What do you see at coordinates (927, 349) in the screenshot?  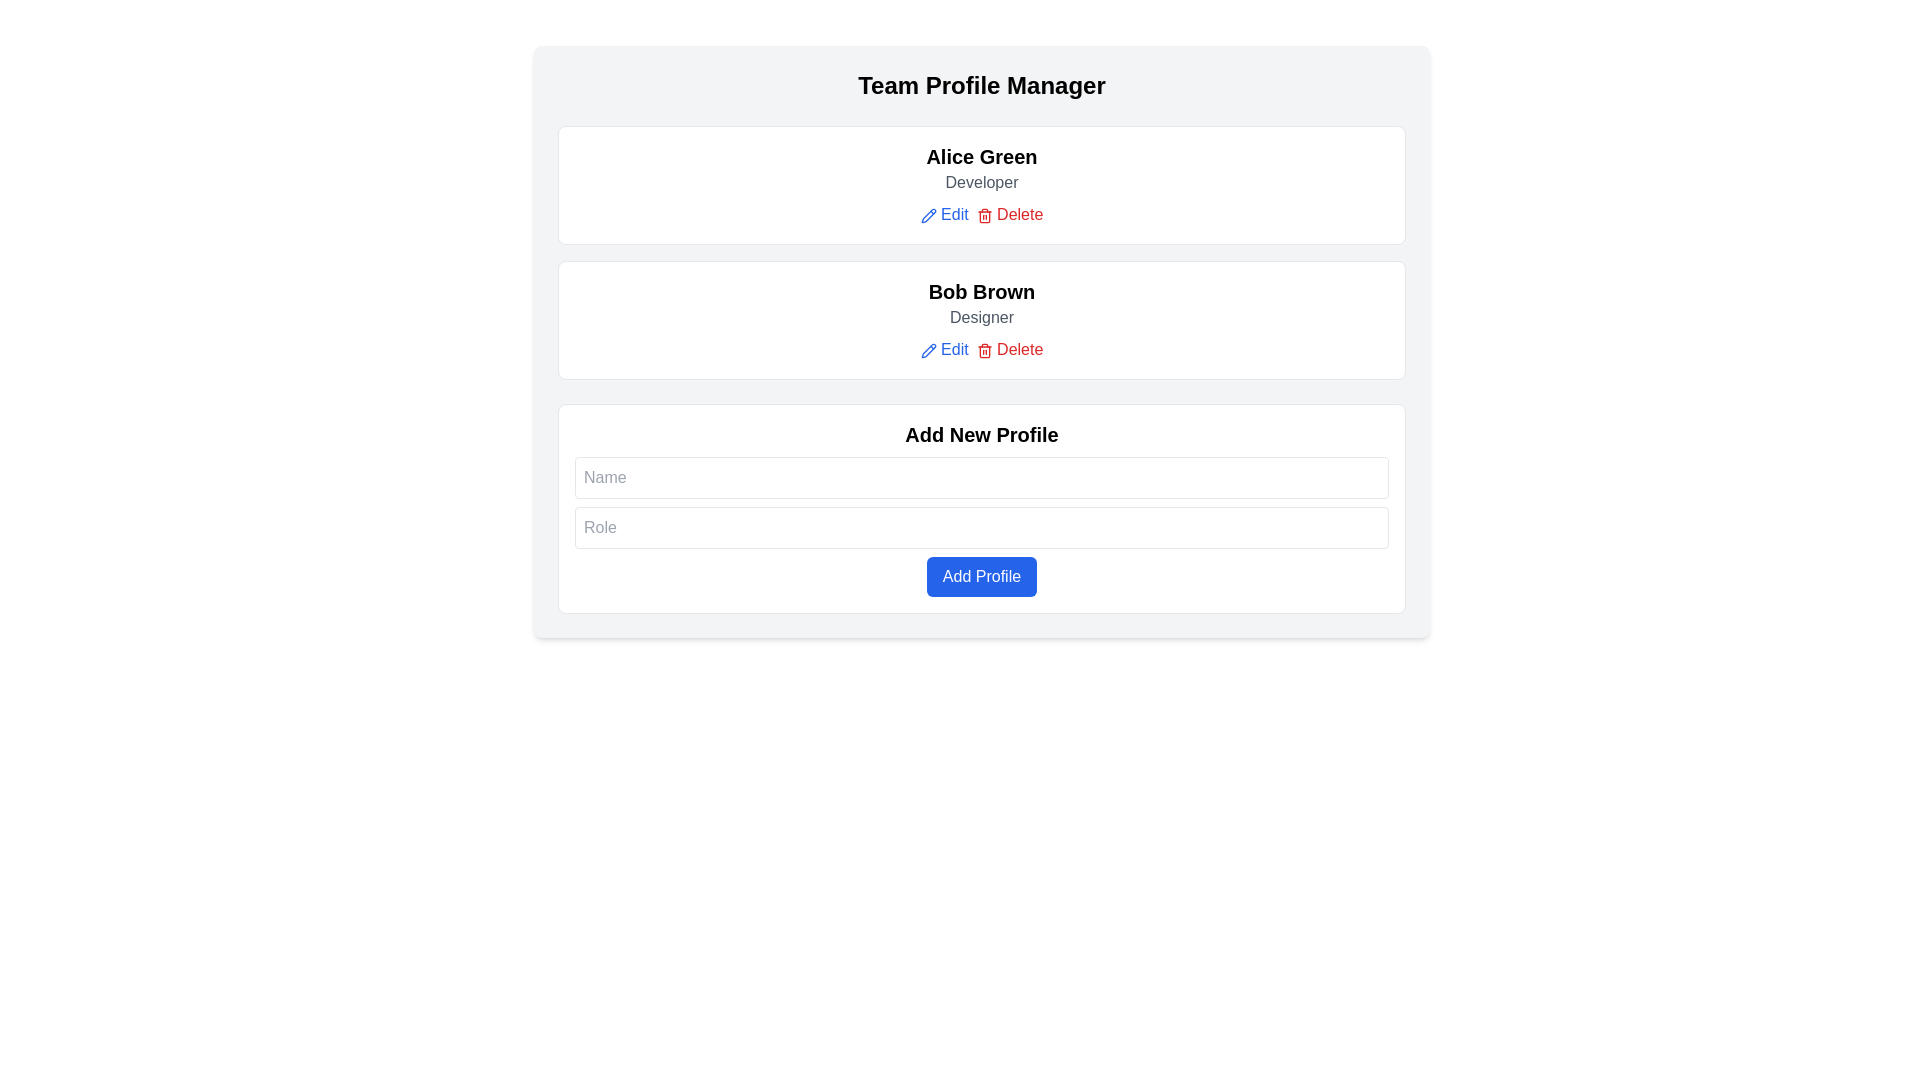 I see `the edit icon associated with team member 'Bob Brown'` at bounding box center [927, 349].